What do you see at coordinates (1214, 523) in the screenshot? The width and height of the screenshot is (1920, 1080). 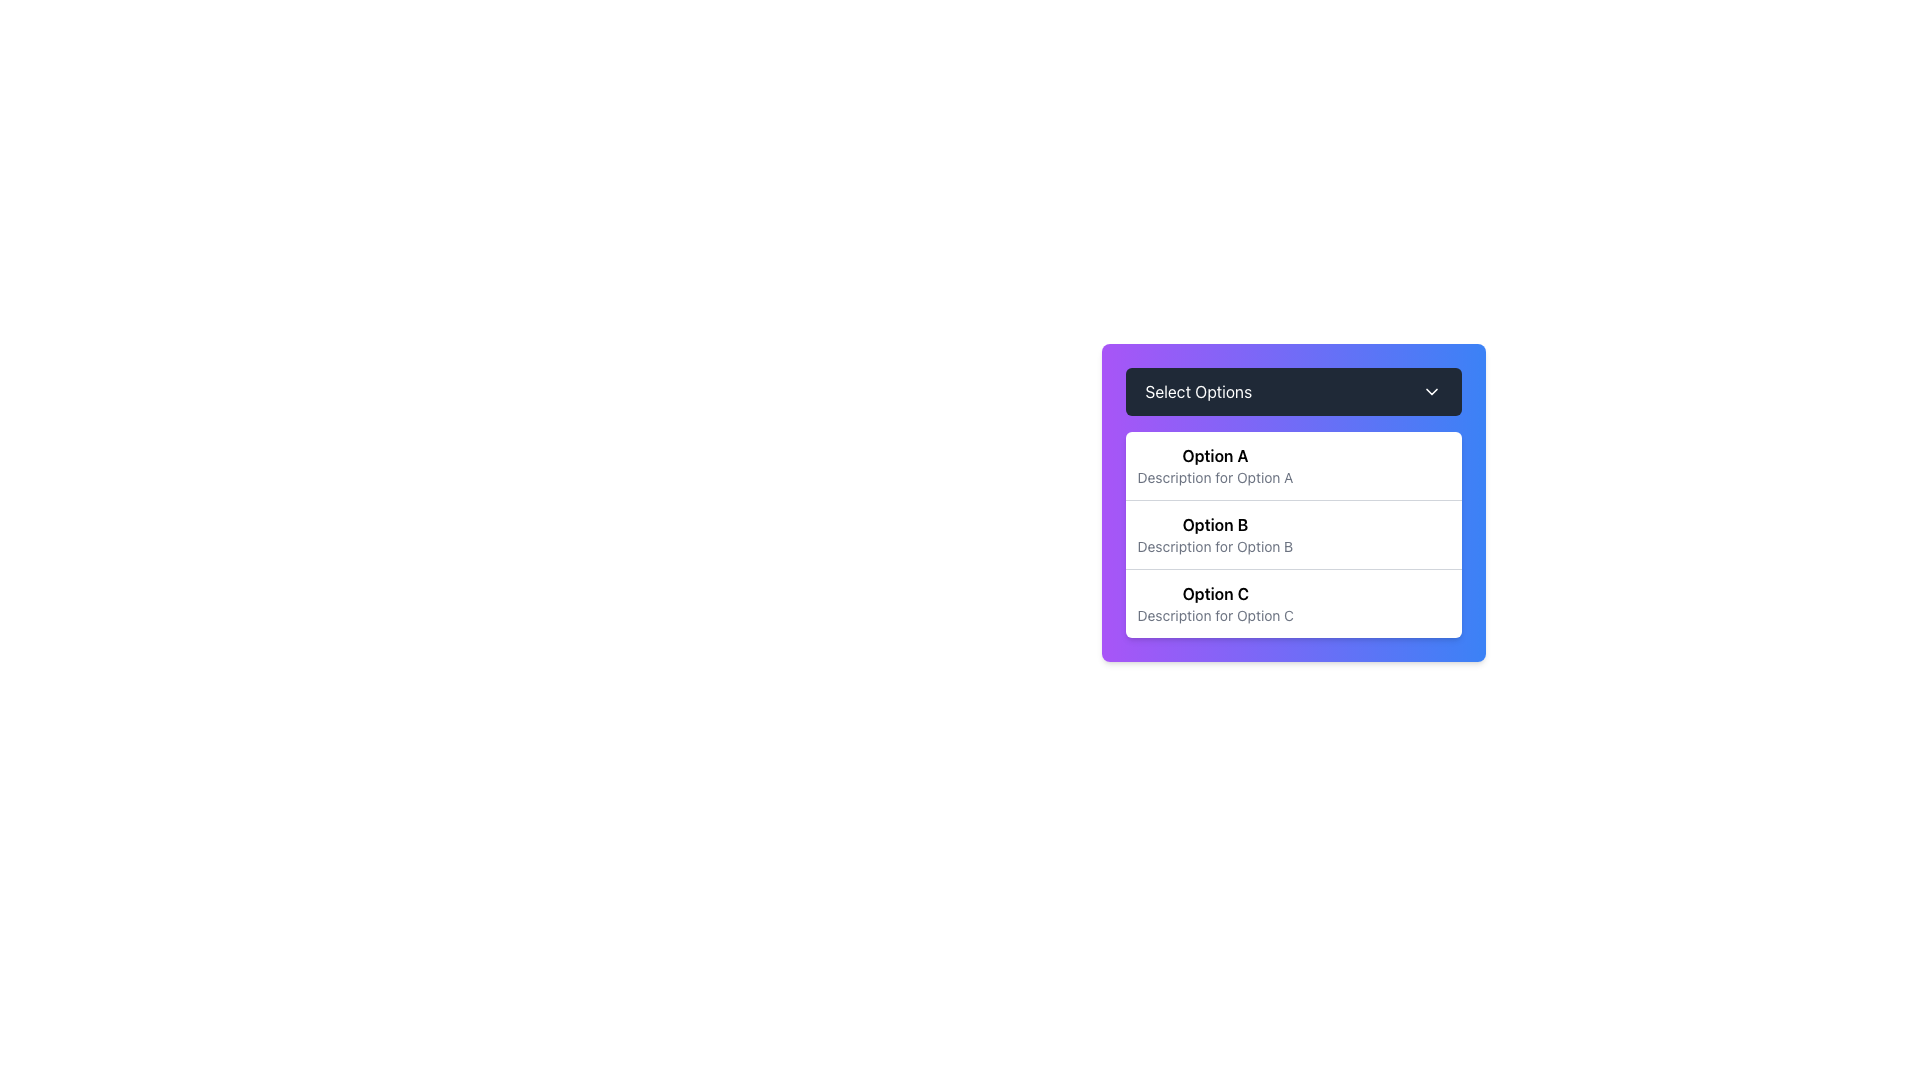 I see `the text label for 'Option B' located in the middle item of the dropdown menu, which precedes its description text` at bounding box center [1214, 523].